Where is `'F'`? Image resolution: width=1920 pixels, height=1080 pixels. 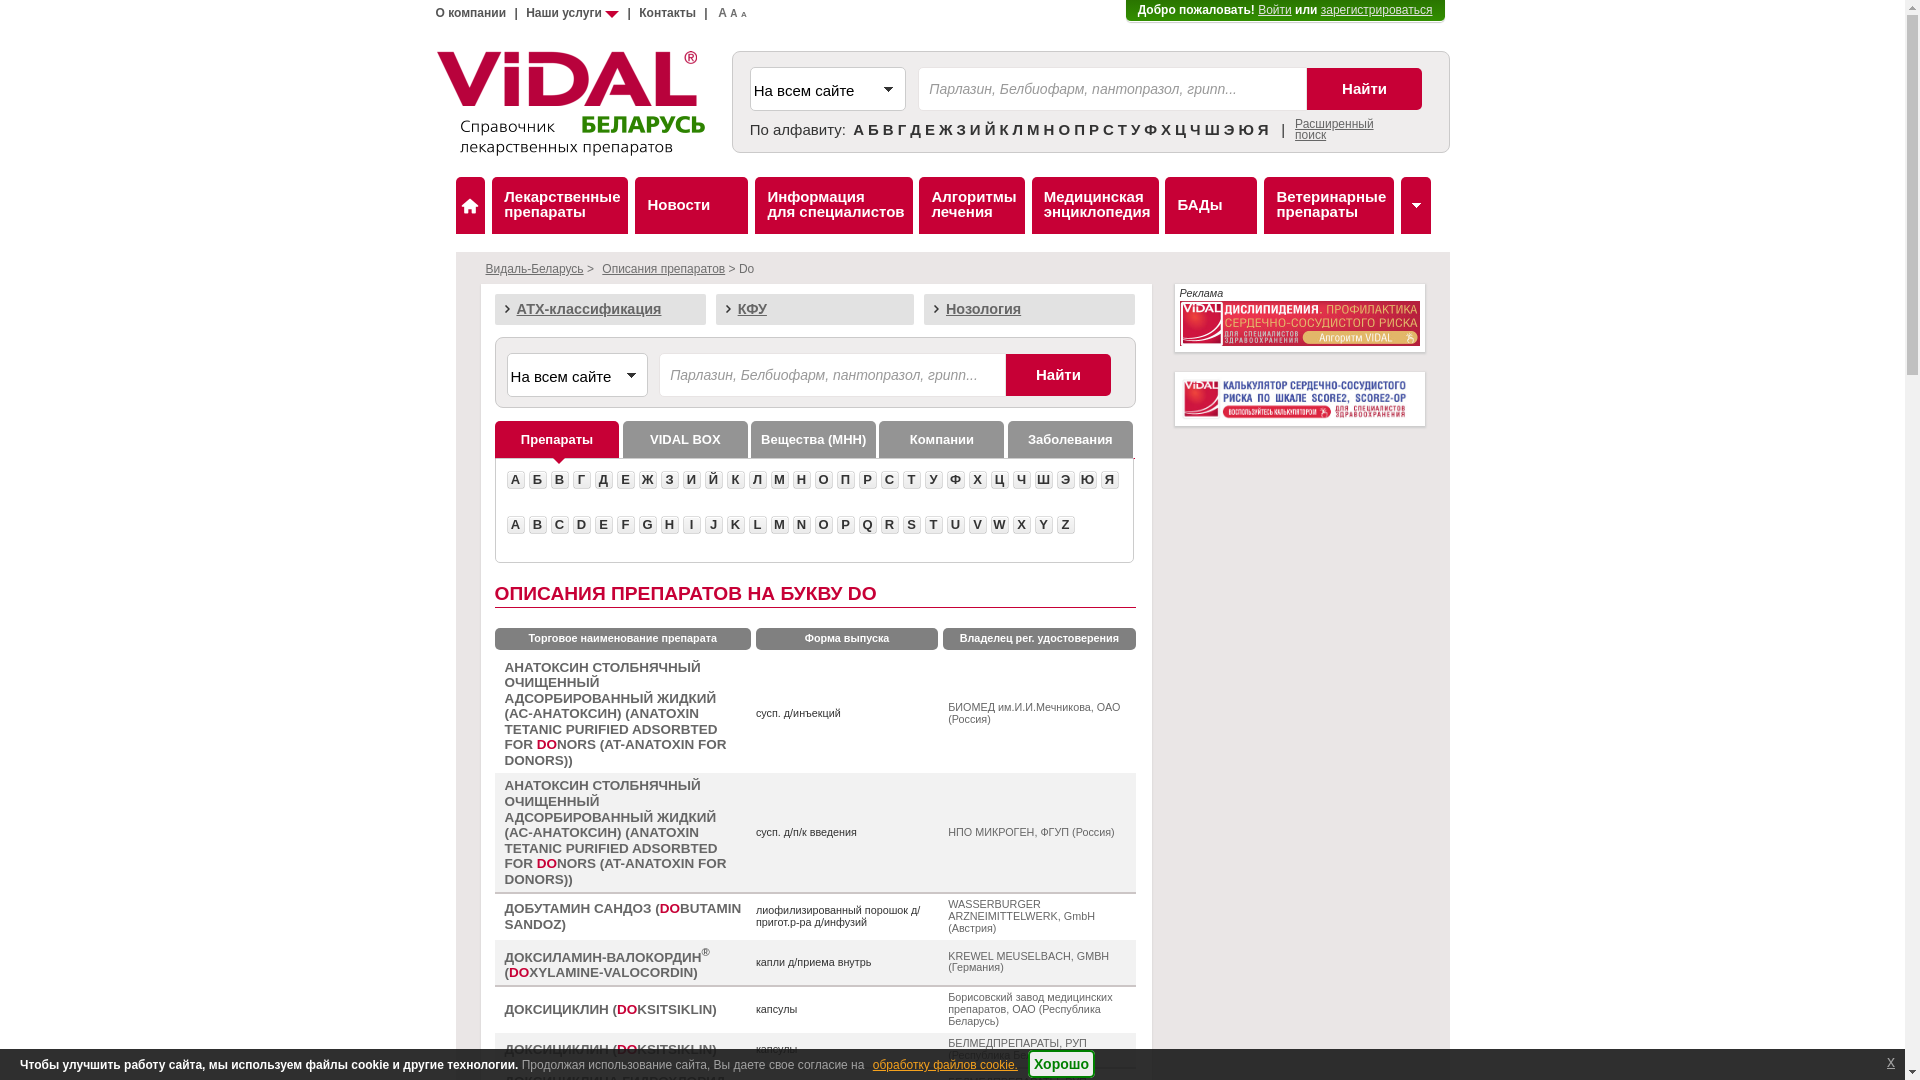
'F' is located at coordinates (623, 523).